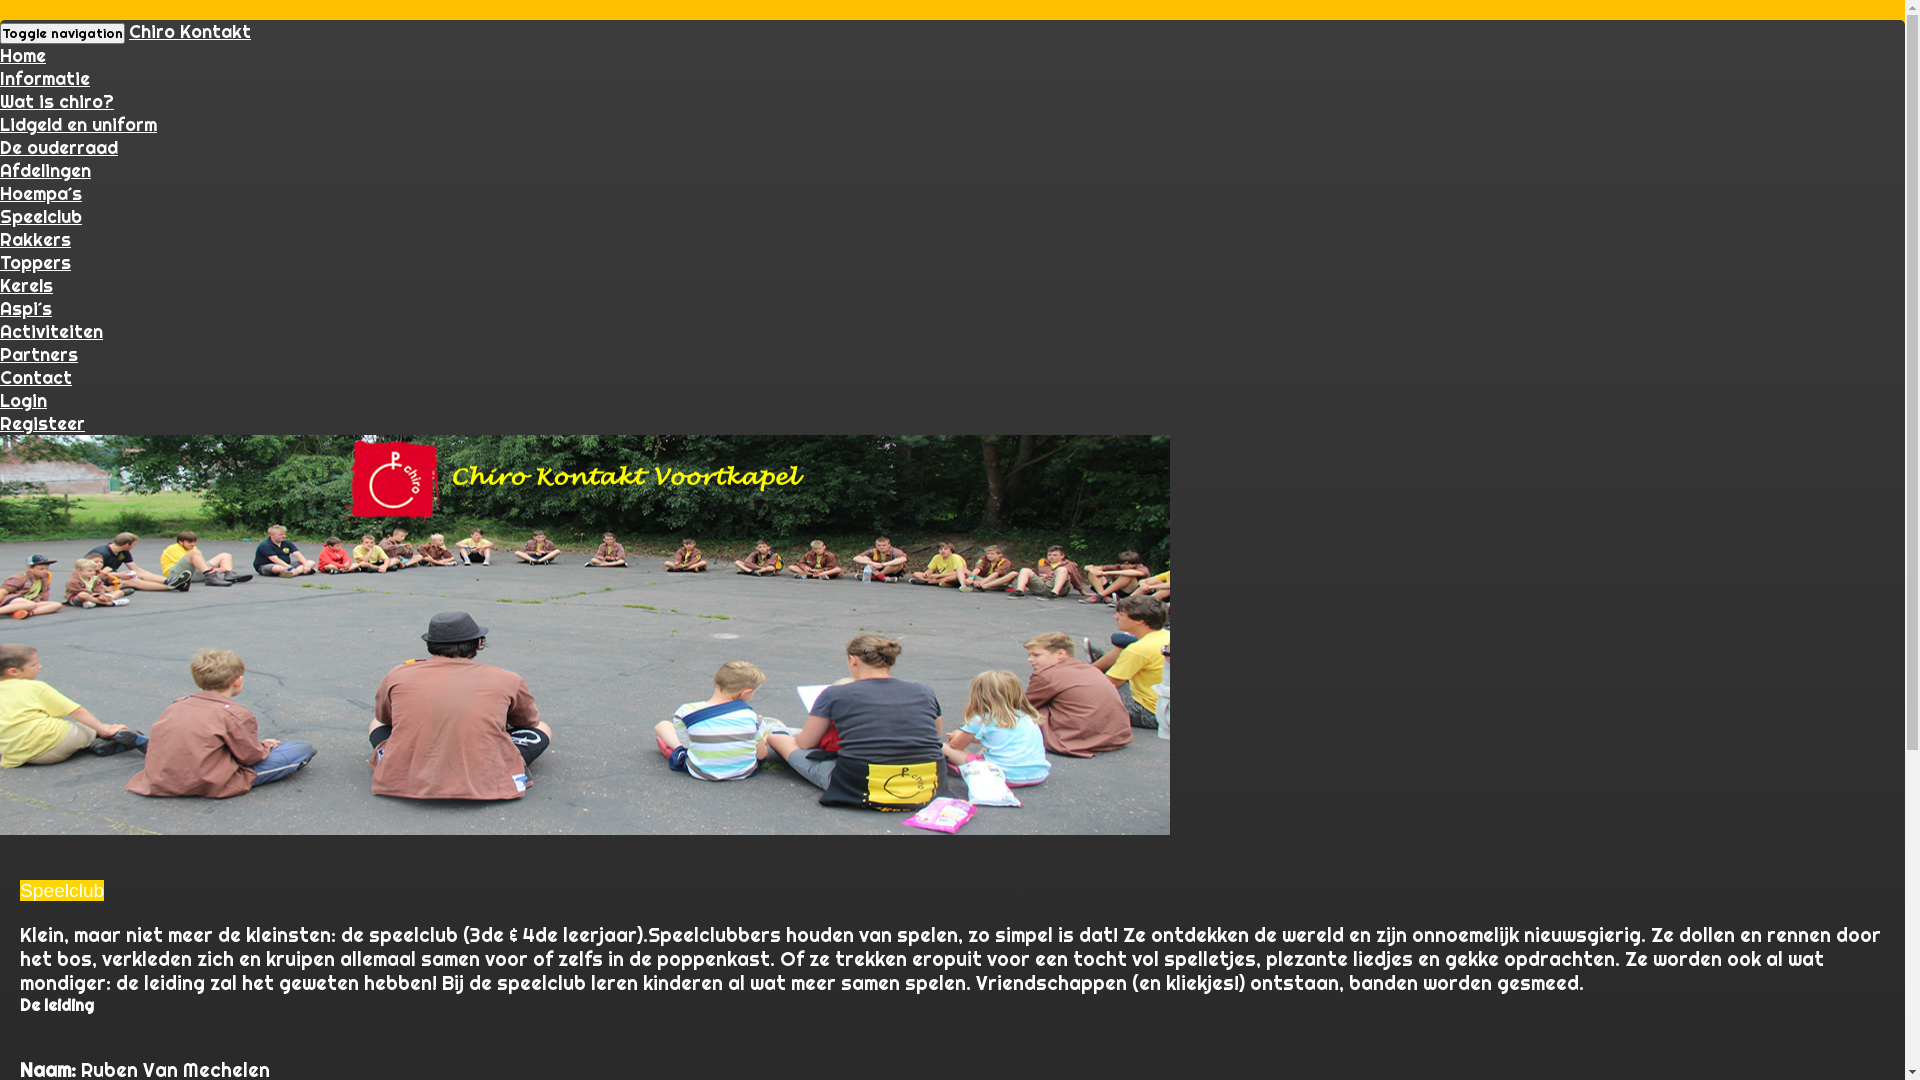 This screenshot has width=1920, height=1080. Describe the element at coordinates (23, 54) in the screenshot. I see `'Home'` at that location.